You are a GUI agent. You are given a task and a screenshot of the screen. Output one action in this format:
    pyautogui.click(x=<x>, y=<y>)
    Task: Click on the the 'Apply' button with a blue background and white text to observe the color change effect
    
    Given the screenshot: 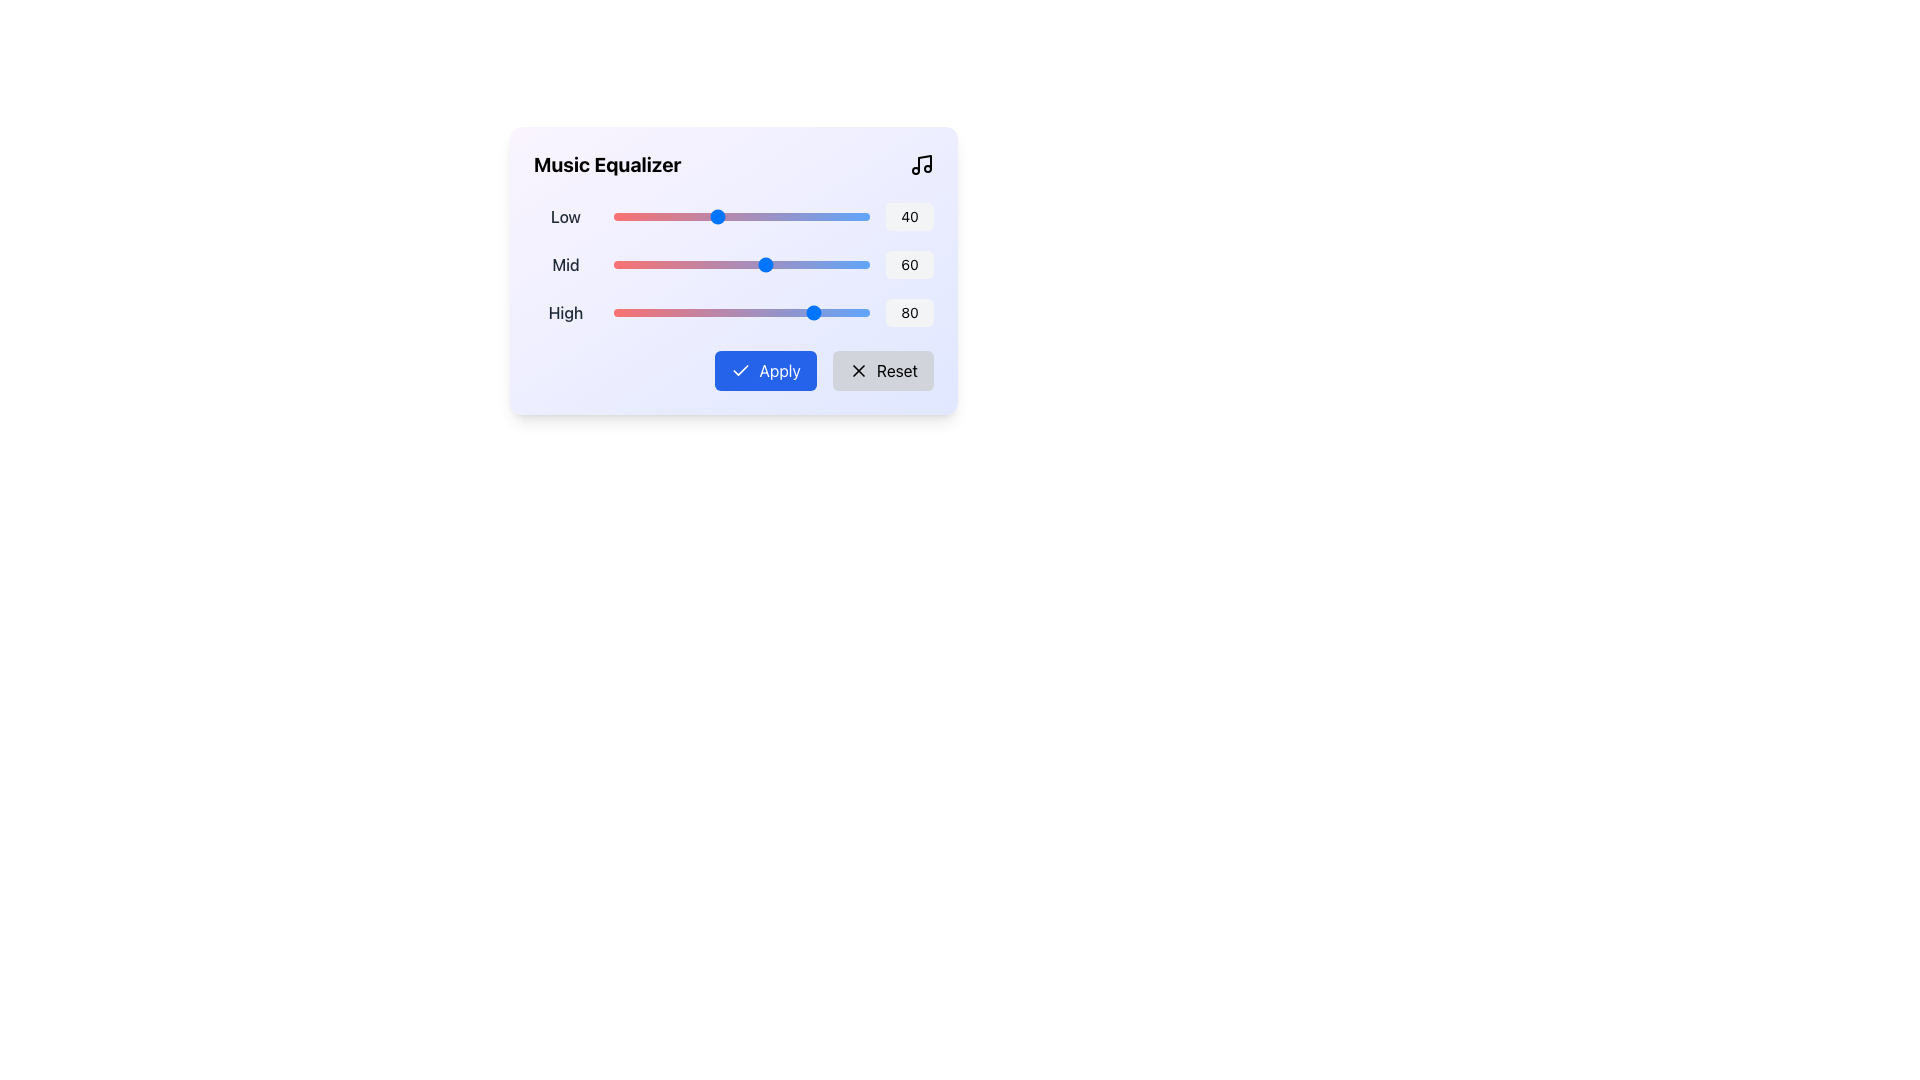 What is the action you would take?
    pyautogui.click(x=765, y=370)
    